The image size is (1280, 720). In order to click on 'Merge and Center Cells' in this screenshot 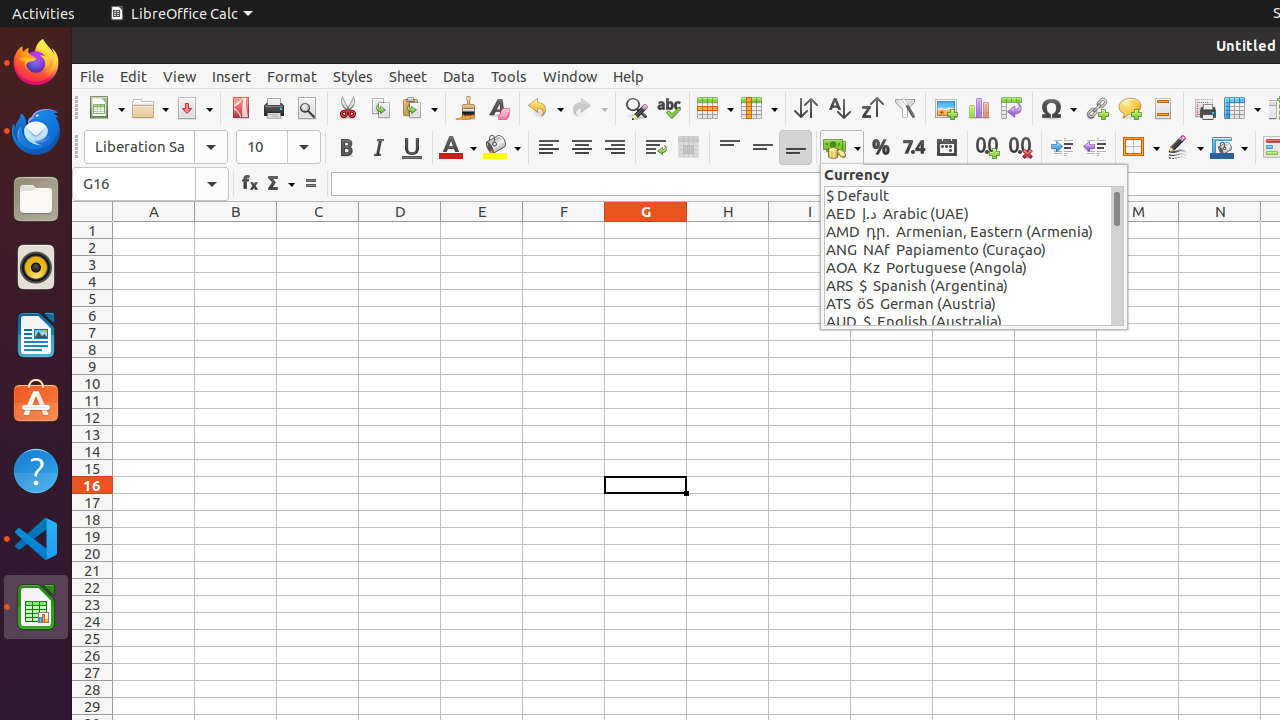, I will do `click(688, 146)`.